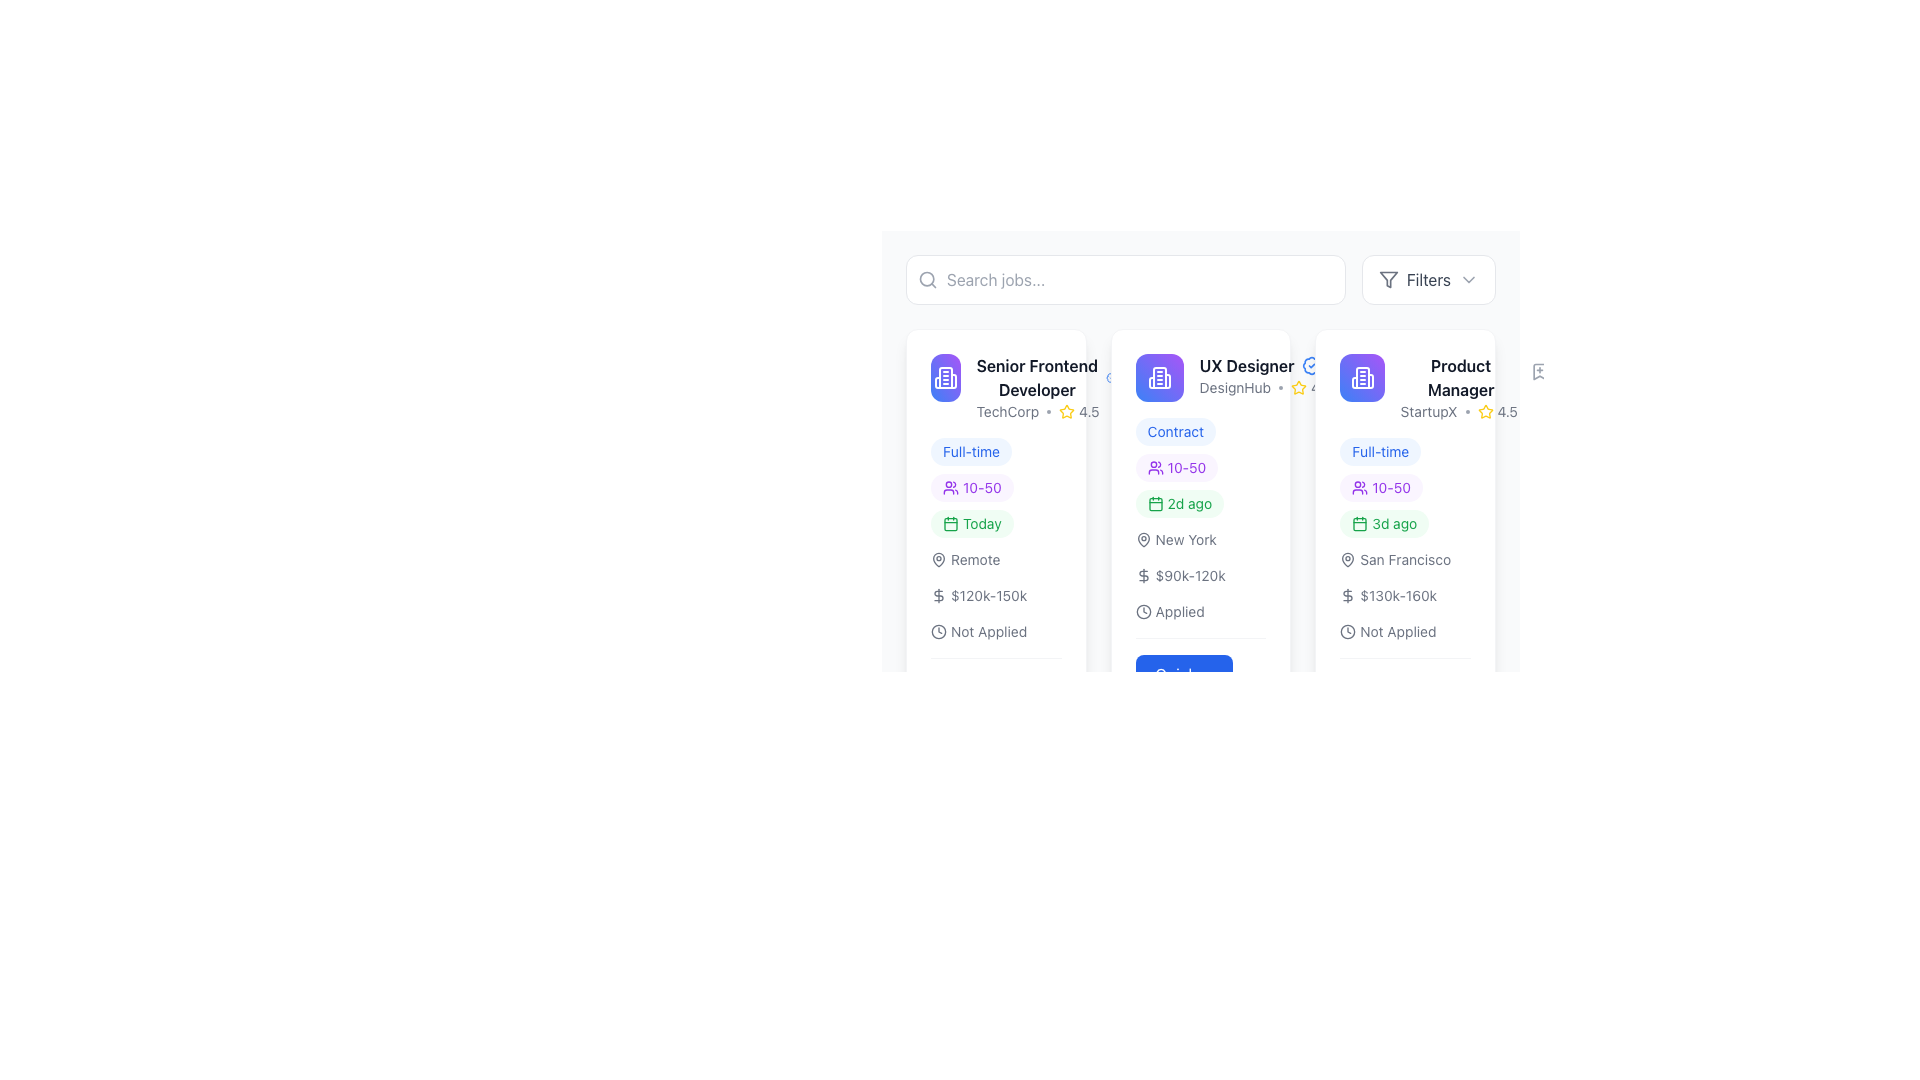 The image size is (1920, 1080). What do you see at coordinates (1200, 519) in the screenshot?
I see `text displayed in the Text Label that shows the duration since the listed opportunity or post was last updated or created, located within the 'UX Designer' module, above the 'New York' label` at bounding box center [1200, 519].